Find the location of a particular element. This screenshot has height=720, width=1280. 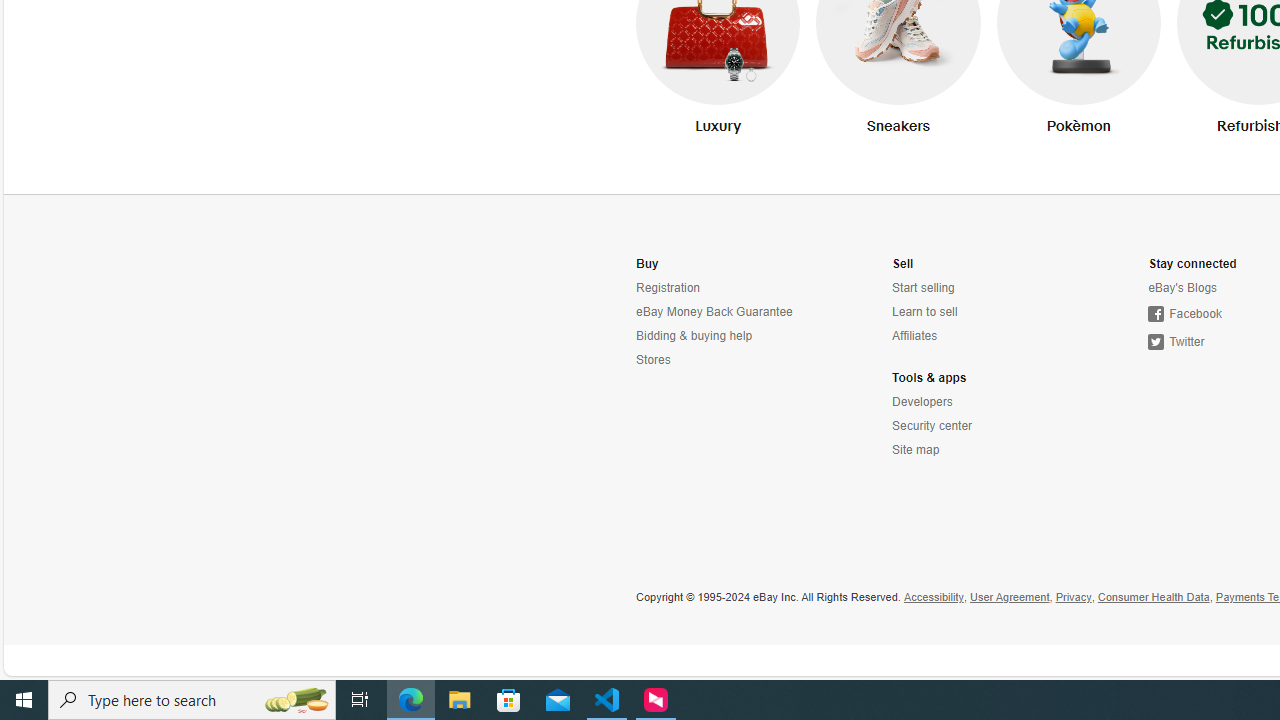

'Consumer Health Data' is located at coordinates (1153, 596).